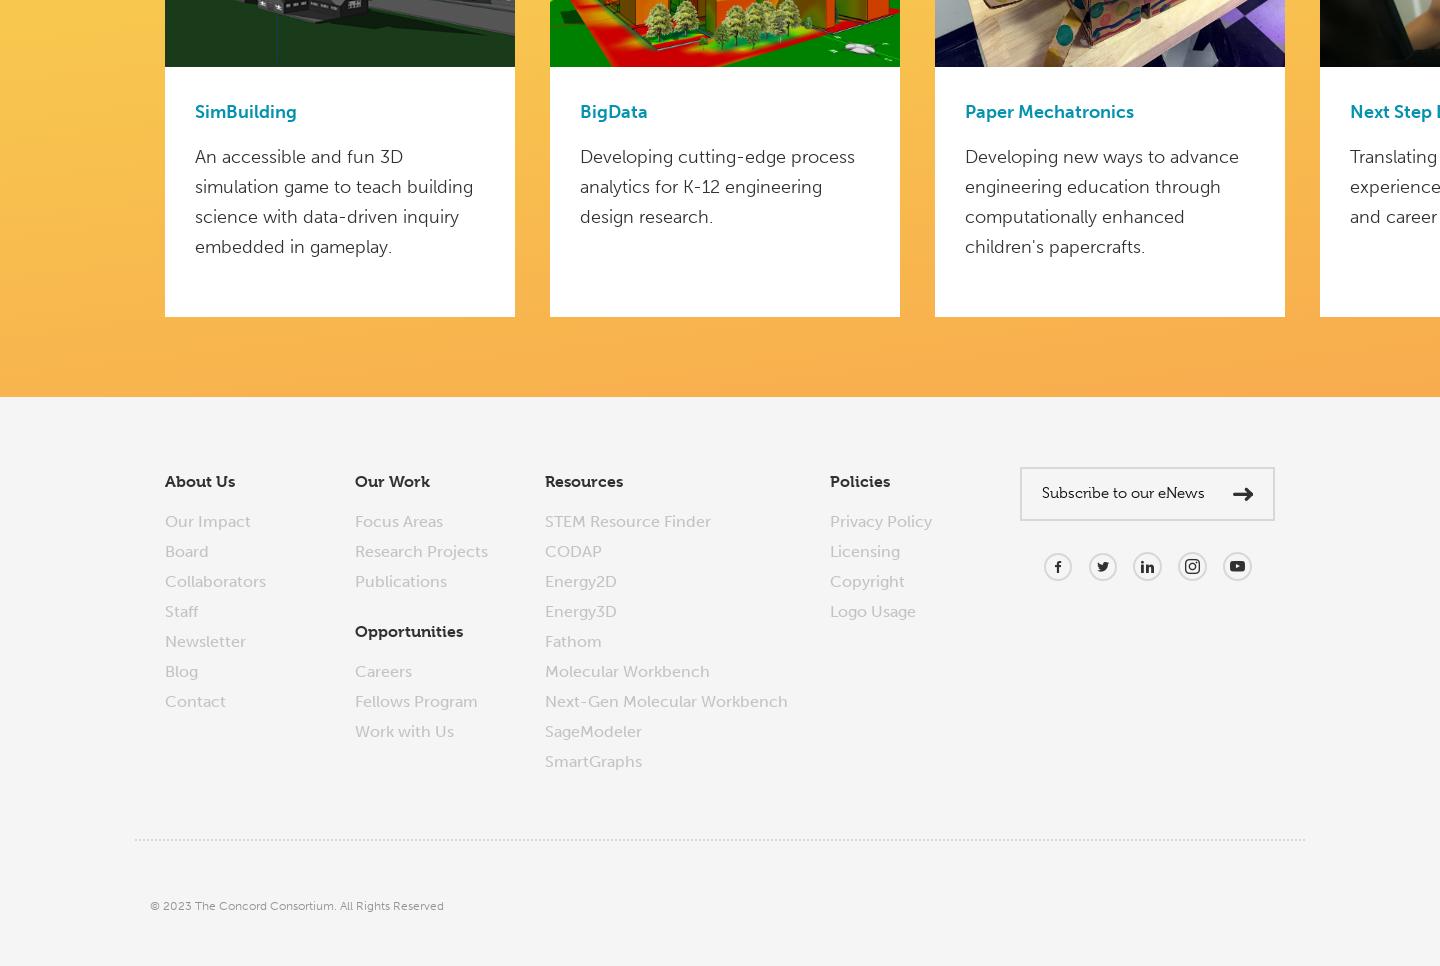  Describe the element at coordinates (963, 201) in the screenshot. I see `'Developing new ways to advance engineering education through computationally enhanced children's papercrafts.'` at that location.